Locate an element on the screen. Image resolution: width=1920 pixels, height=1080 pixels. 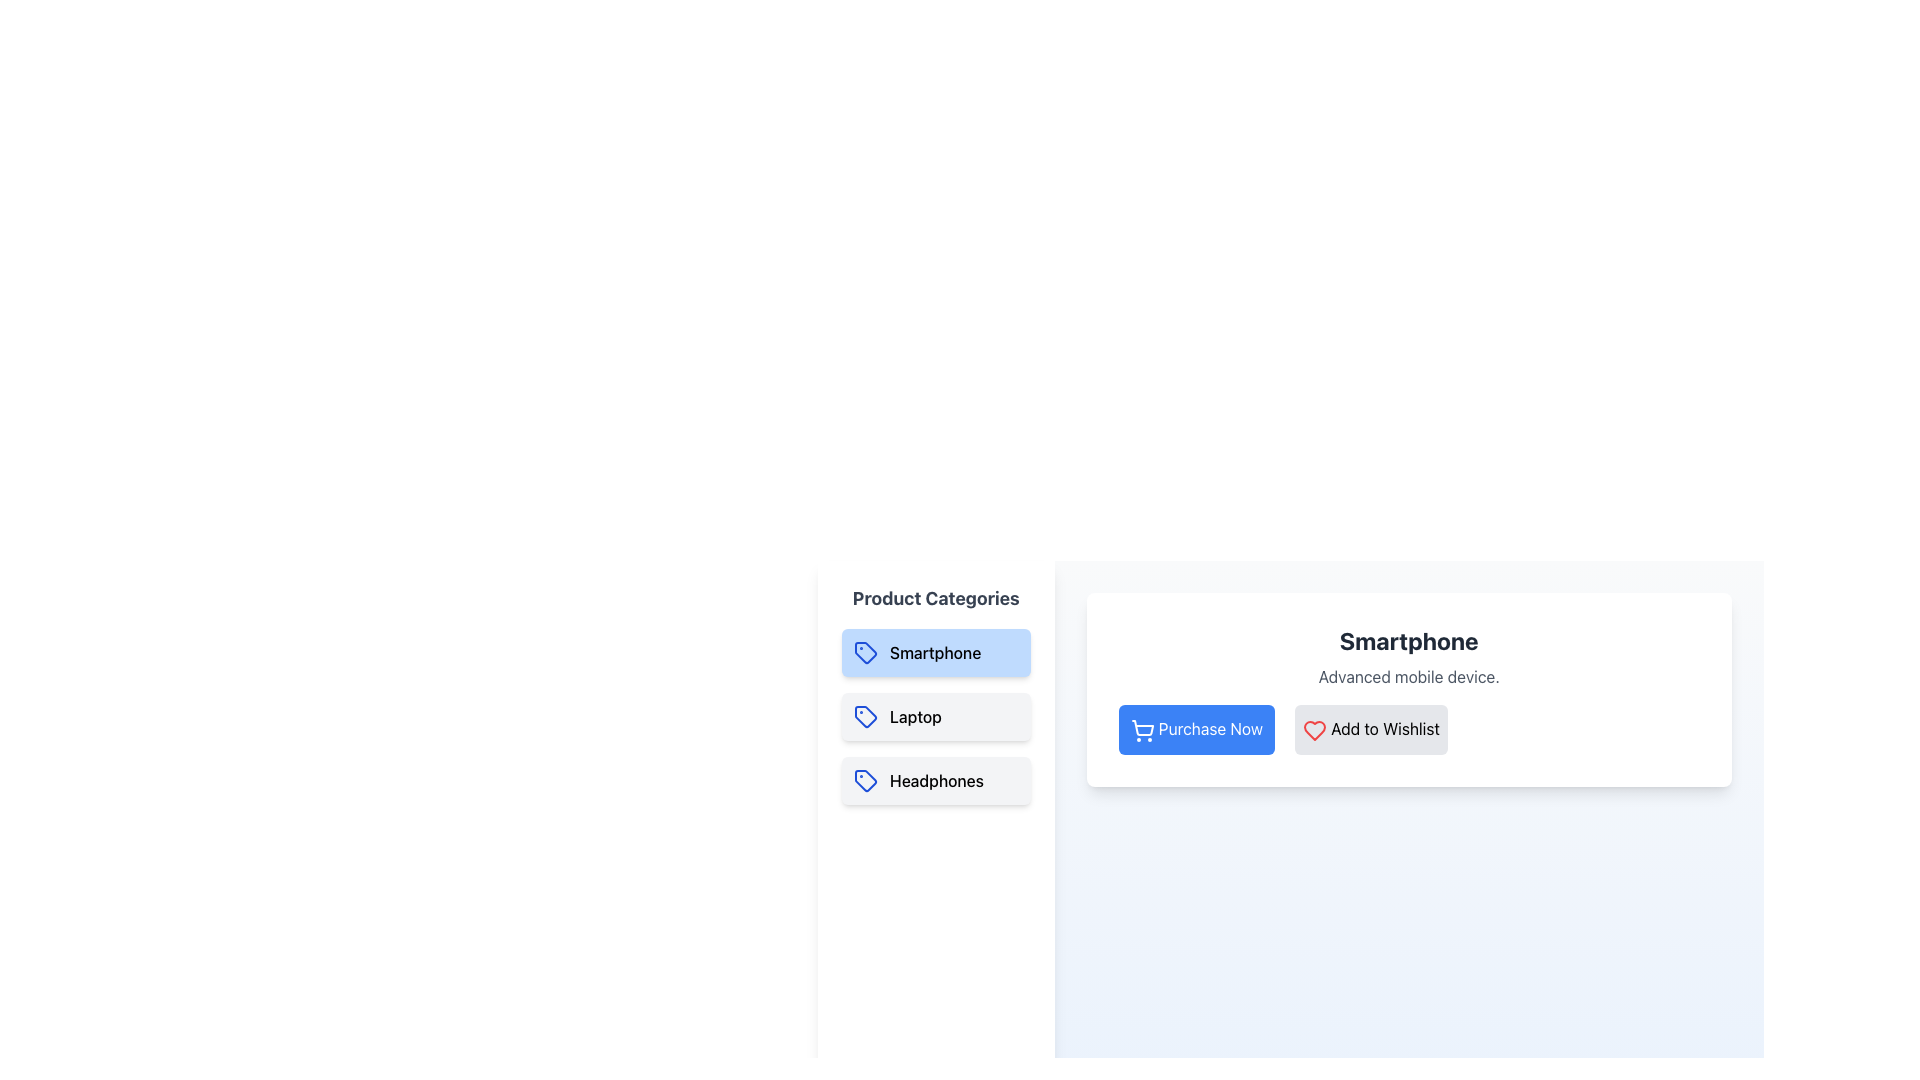
the heart-shaped icon on the 'Add to Wishlist' button is located at coordinates (1315, 730).